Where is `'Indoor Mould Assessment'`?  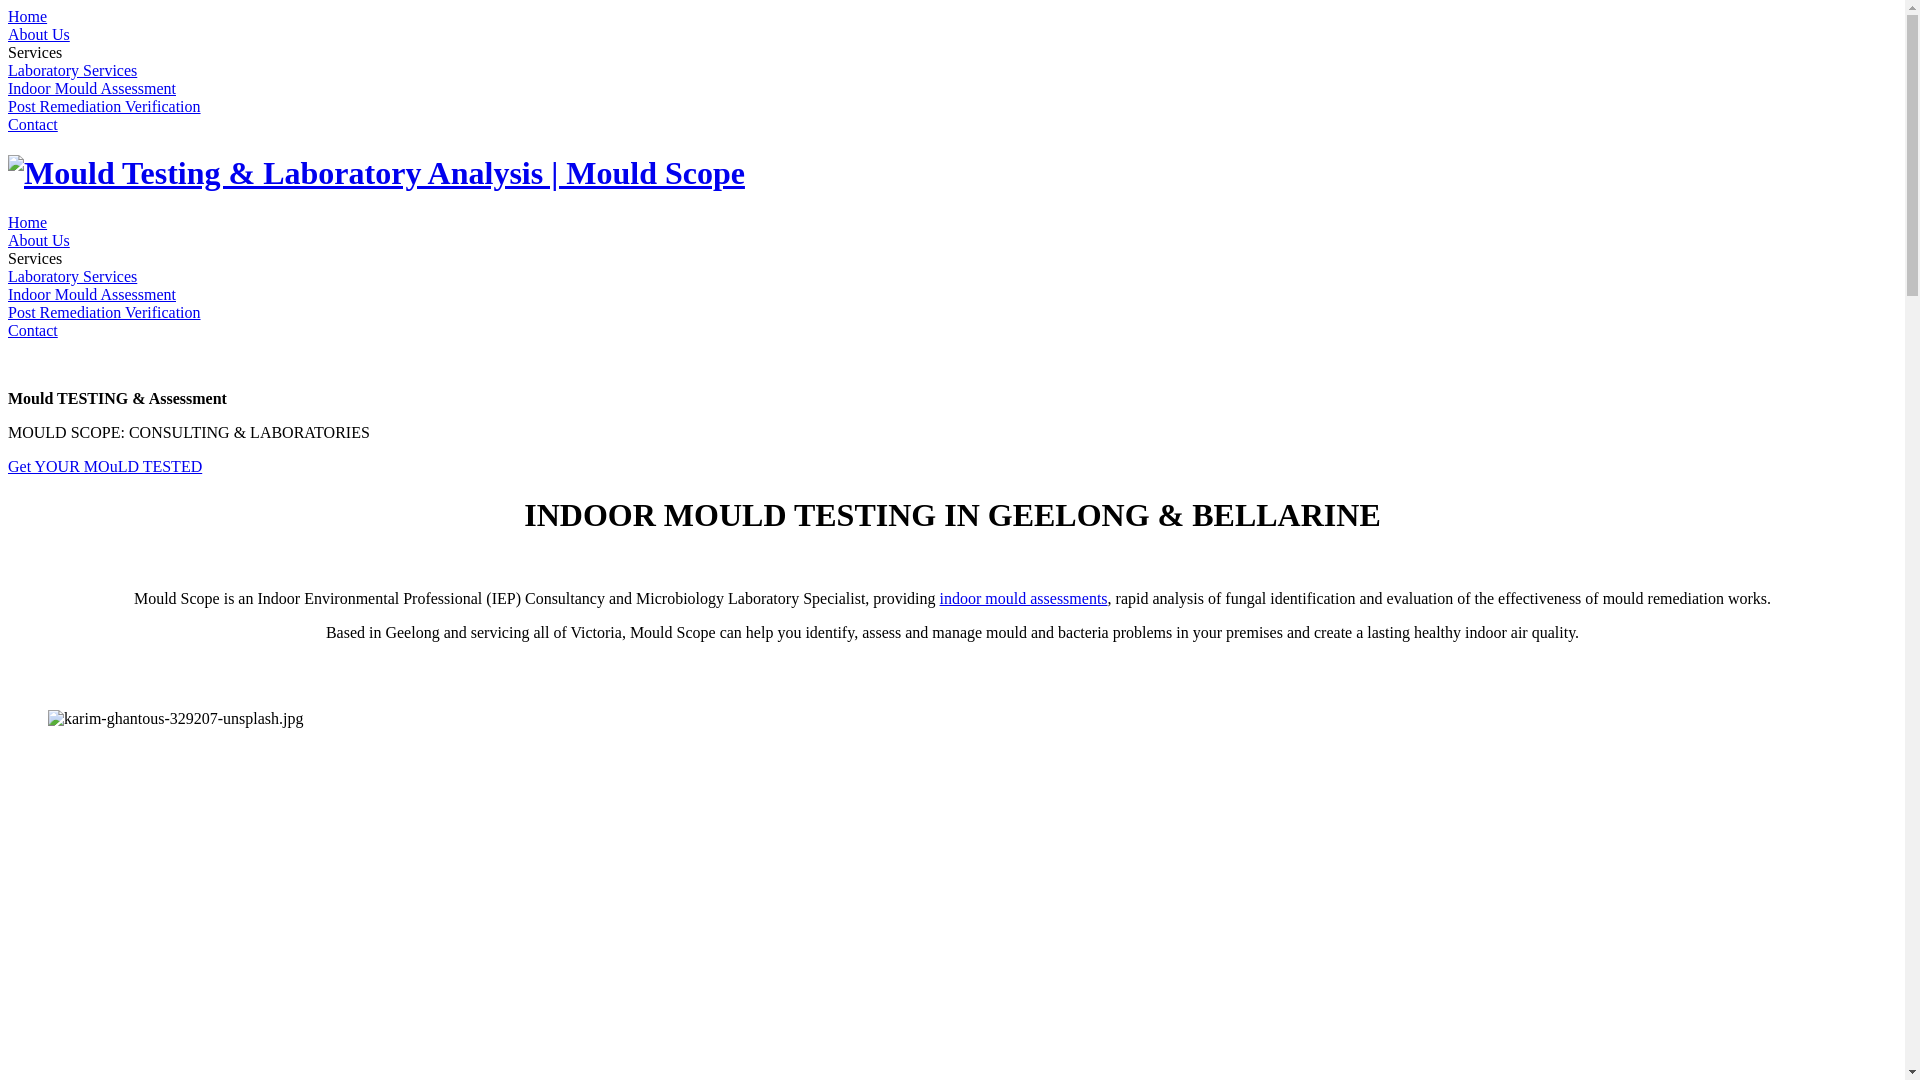 'Indoor Mould Assessment' is located at coordinates (90, 294).